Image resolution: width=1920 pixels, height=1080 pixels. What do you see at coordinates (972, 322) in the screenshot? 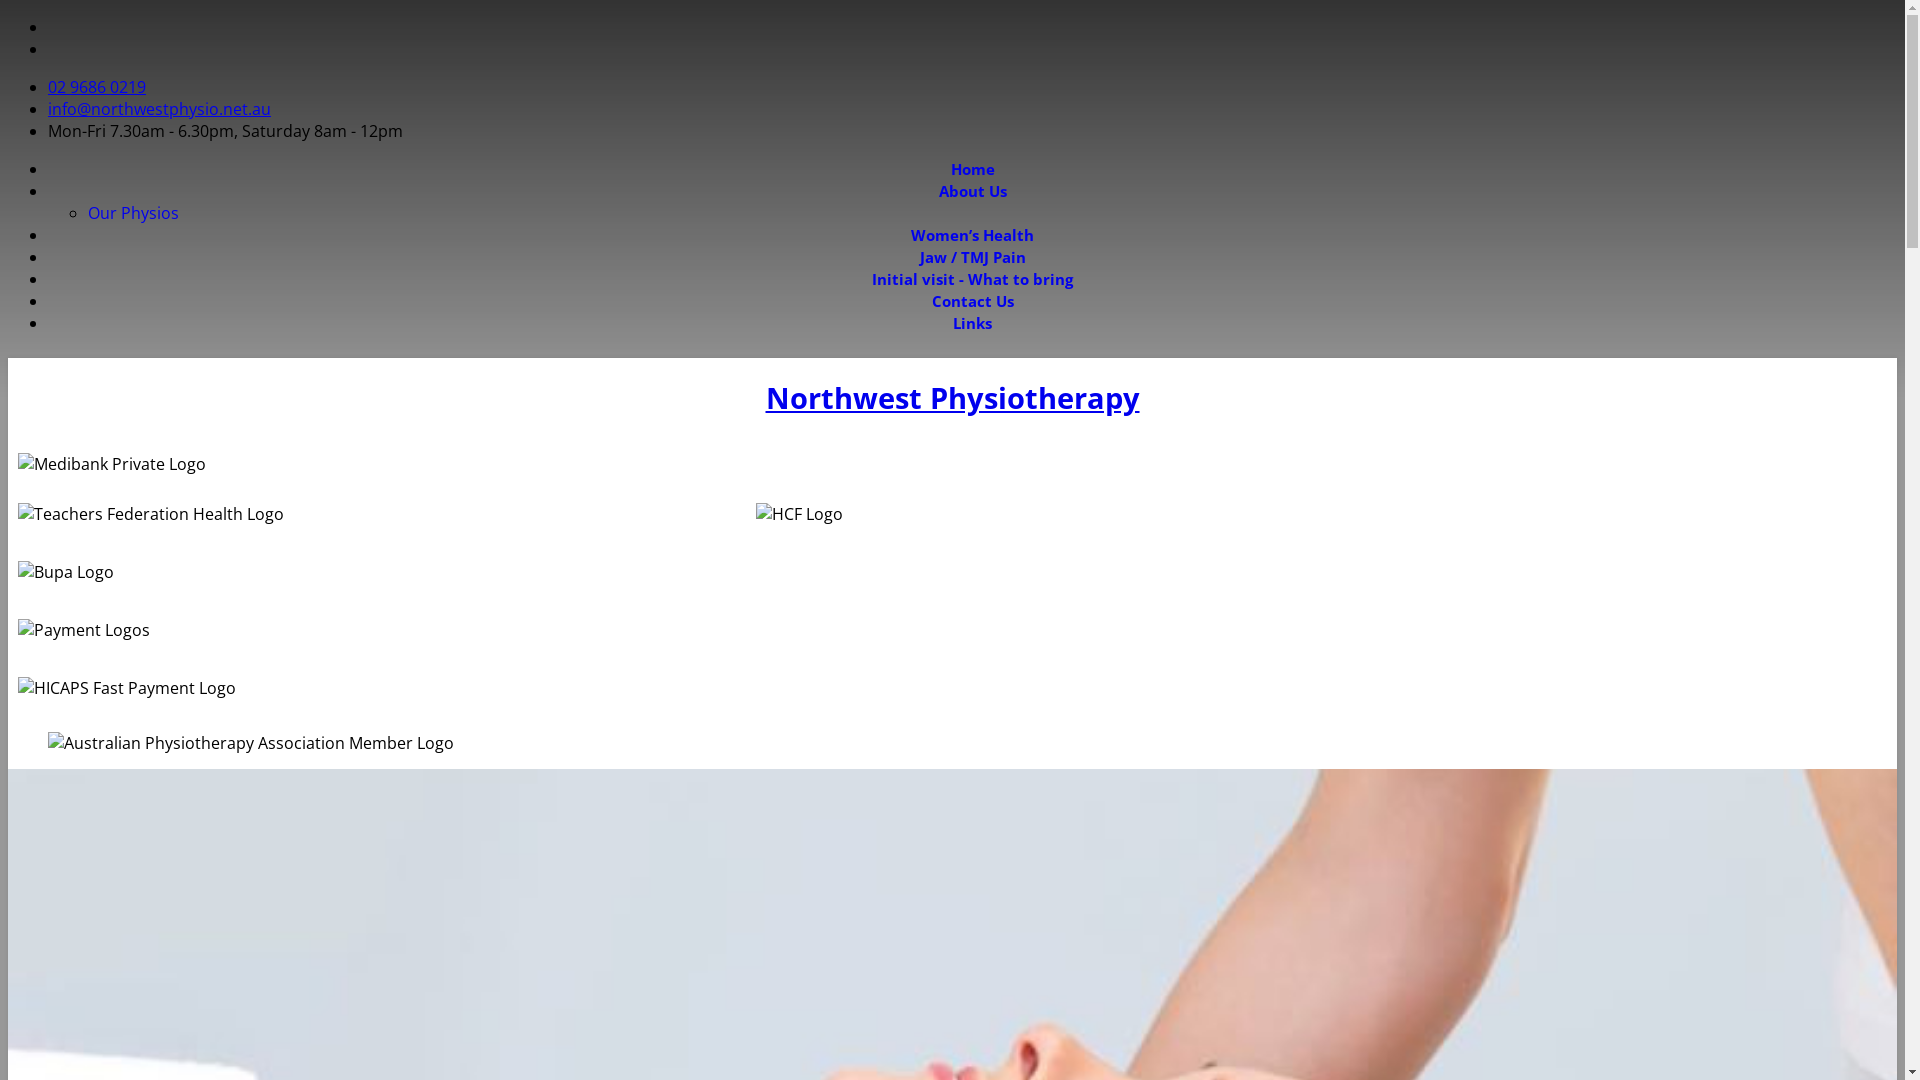
I see `'Links'` at bounding box center [972, 322].